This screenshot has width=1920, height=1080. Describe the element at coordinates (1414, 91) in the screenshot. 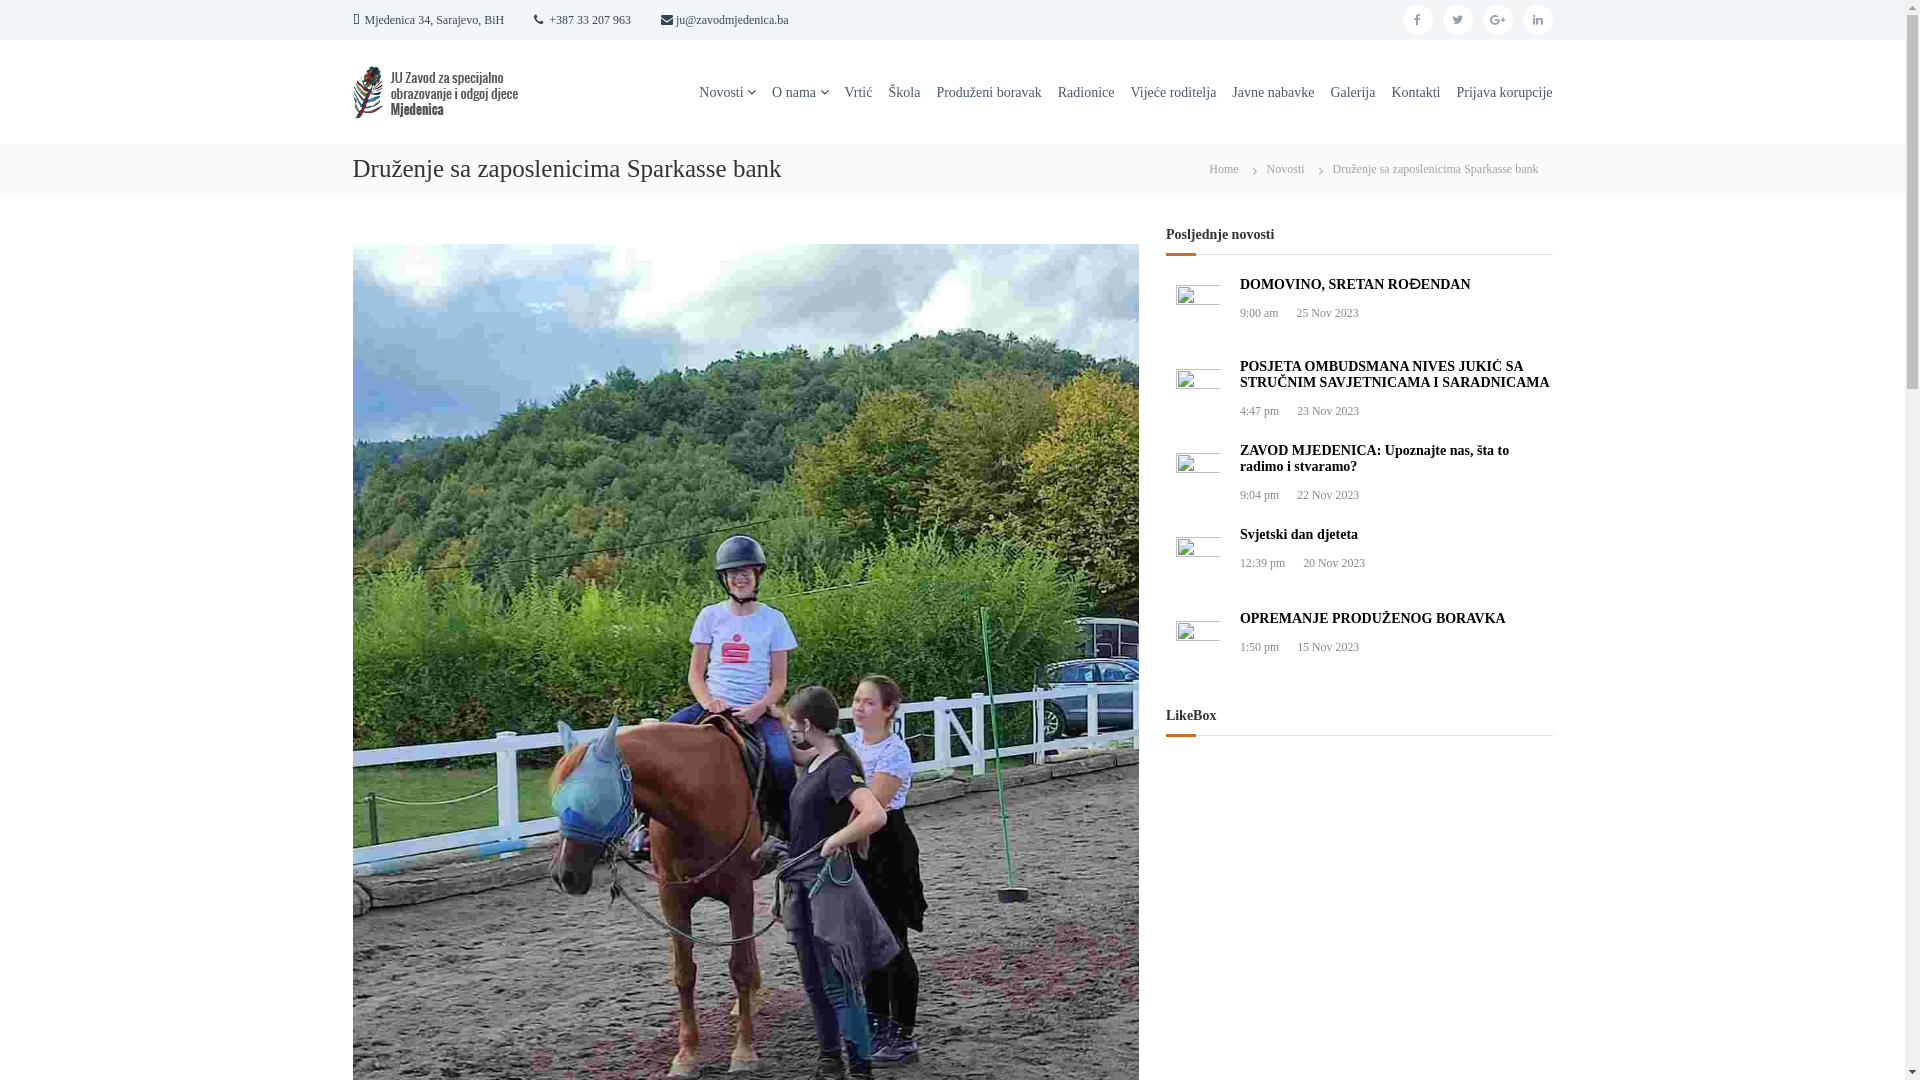

I see `'Kontakti'` at that location.